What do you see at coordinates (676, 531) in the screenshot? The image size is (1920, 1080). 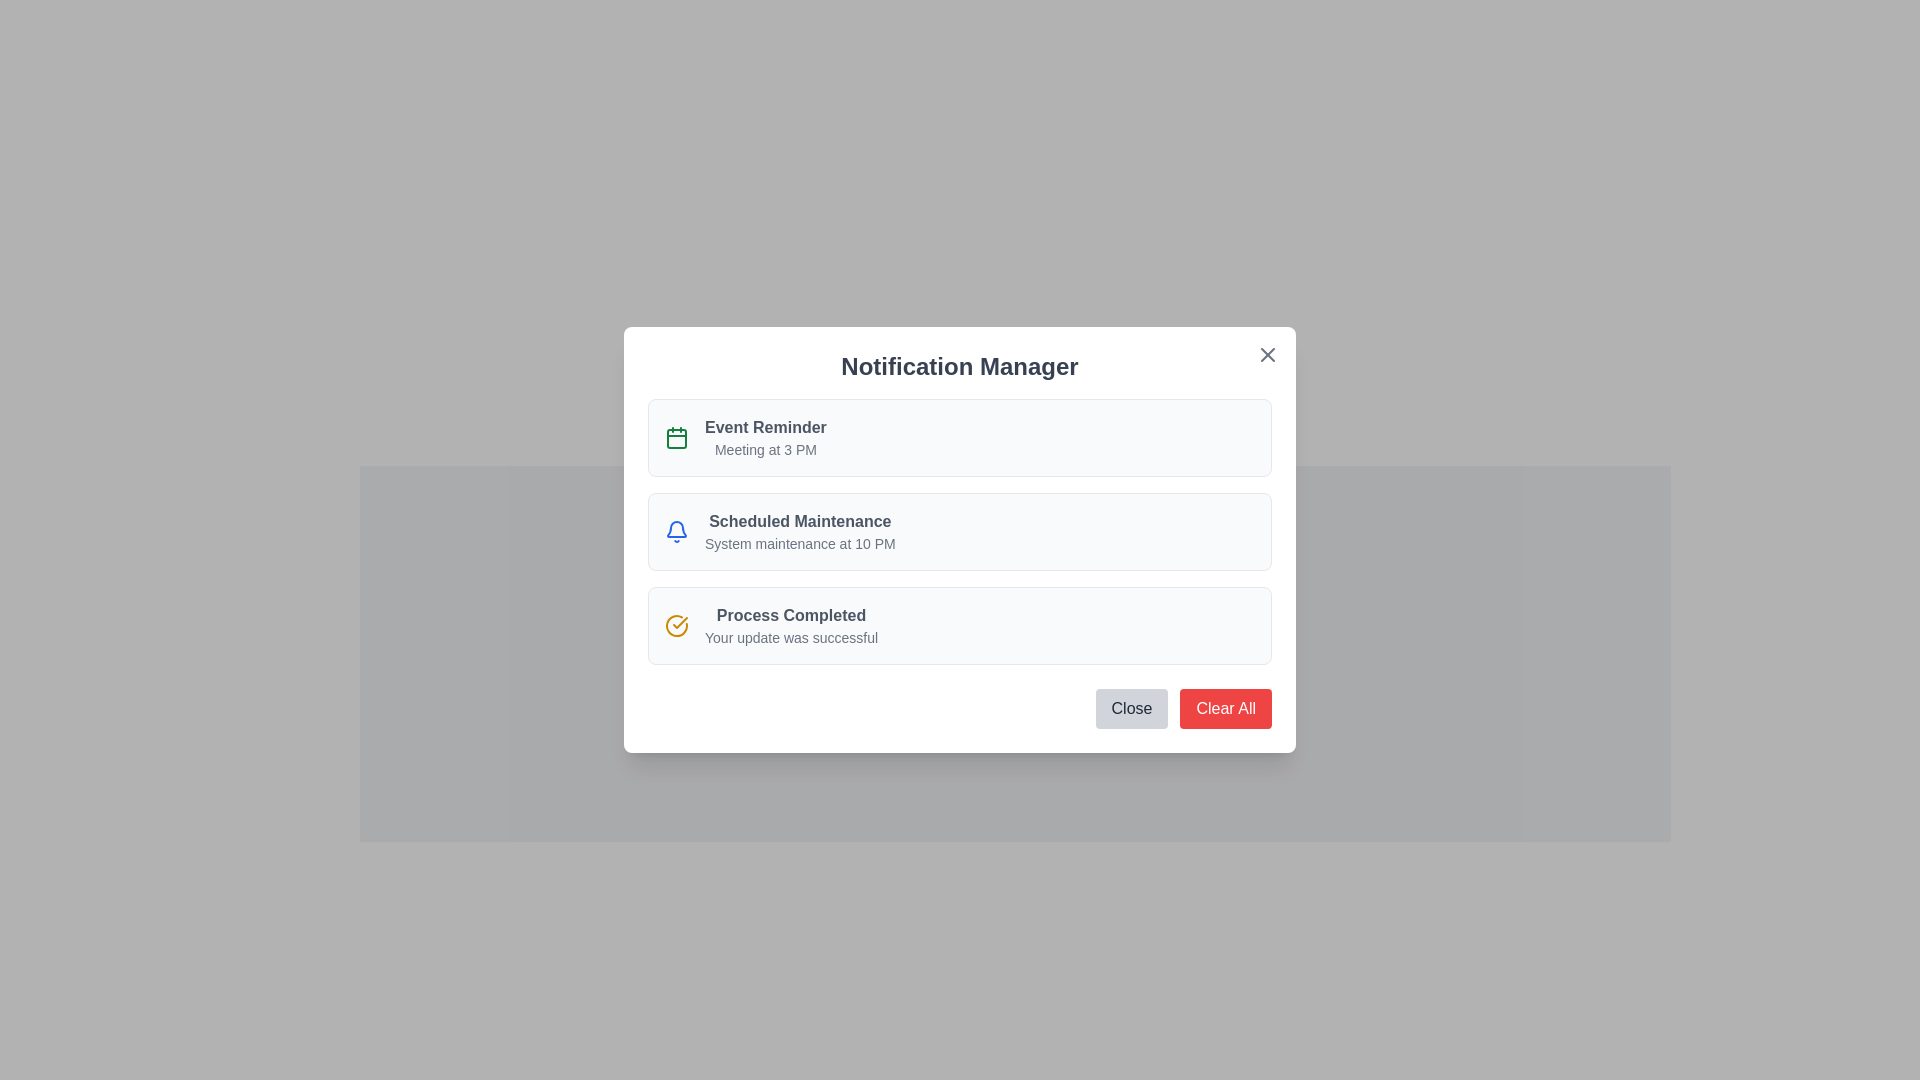 I see `the blue notification bell icon located to the left of the 'Scheduled Maintenance' text in the 'Notification Manager' modal` at bounding box center [676, 531].